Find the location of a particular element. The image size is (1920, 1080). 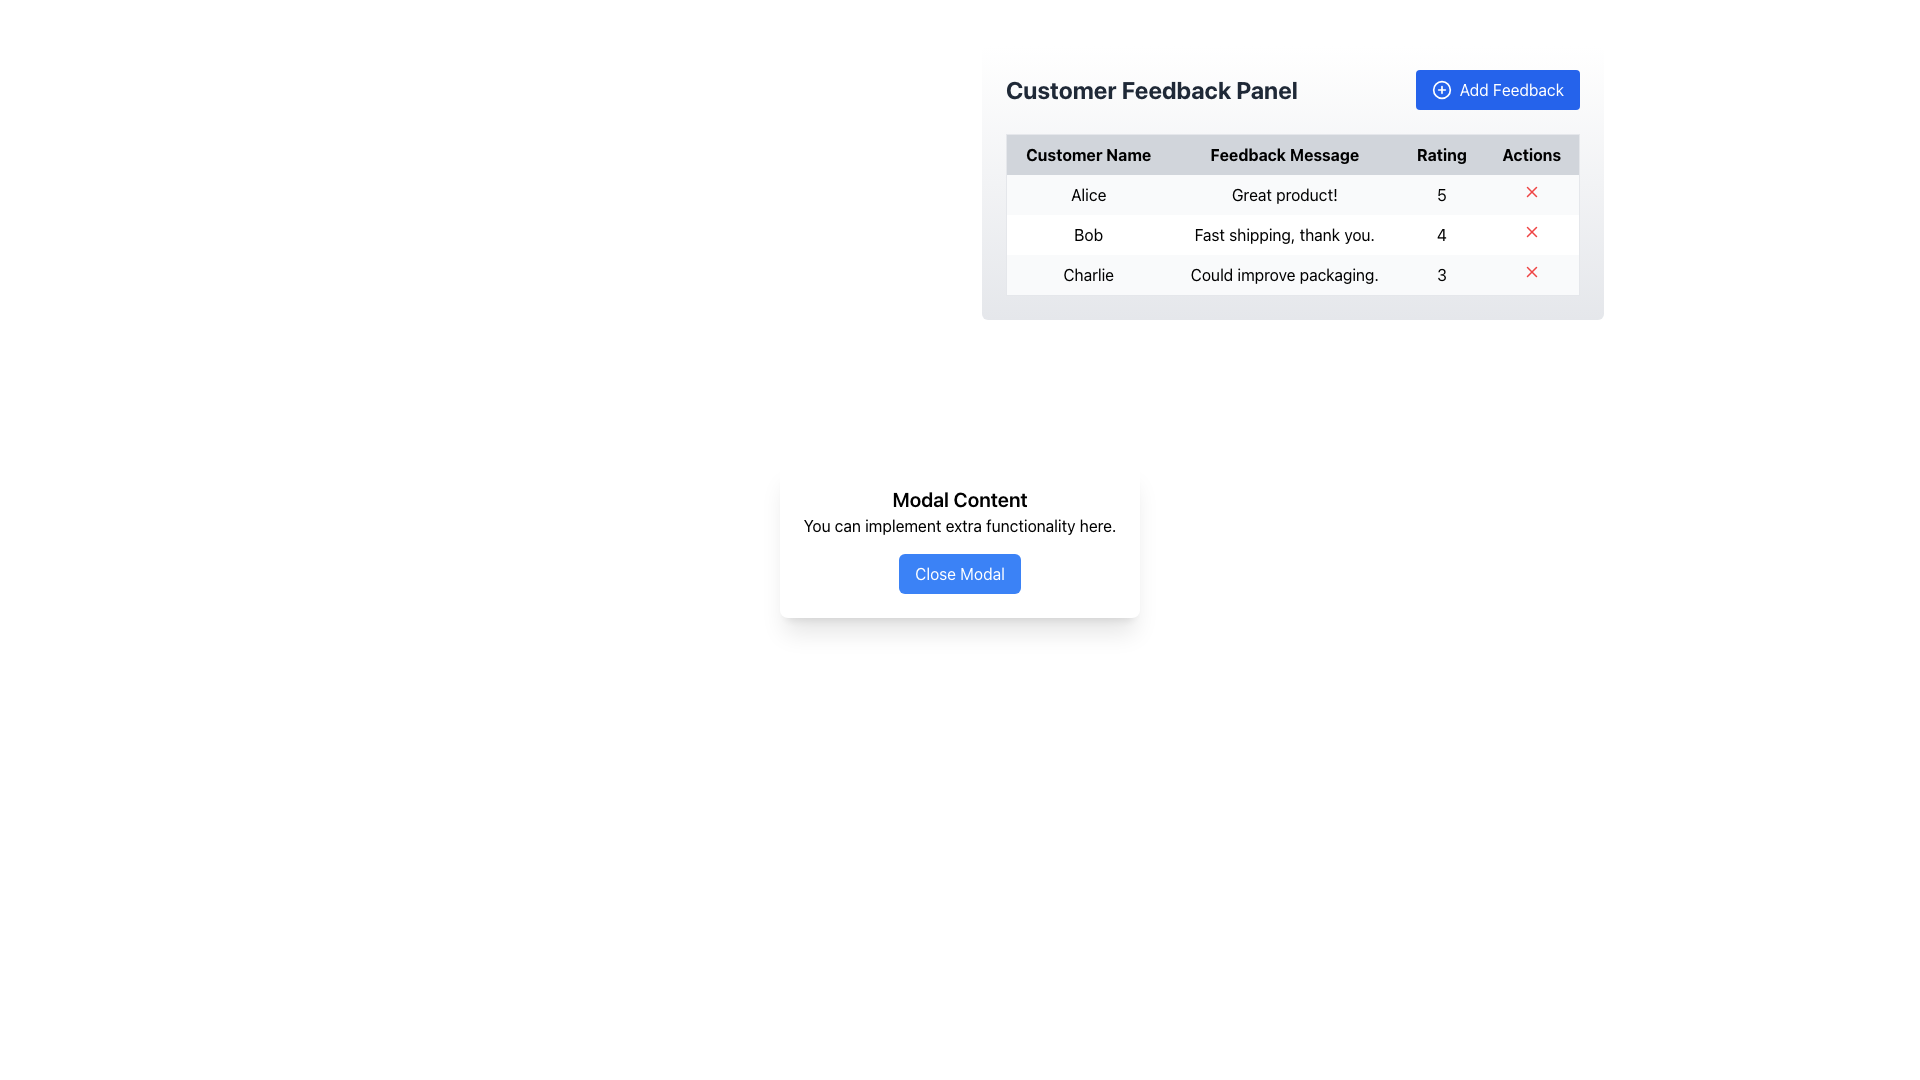

title of the Customer Feedback section located at the top of the panel to understand its context is located at coordinates (1292, 88).